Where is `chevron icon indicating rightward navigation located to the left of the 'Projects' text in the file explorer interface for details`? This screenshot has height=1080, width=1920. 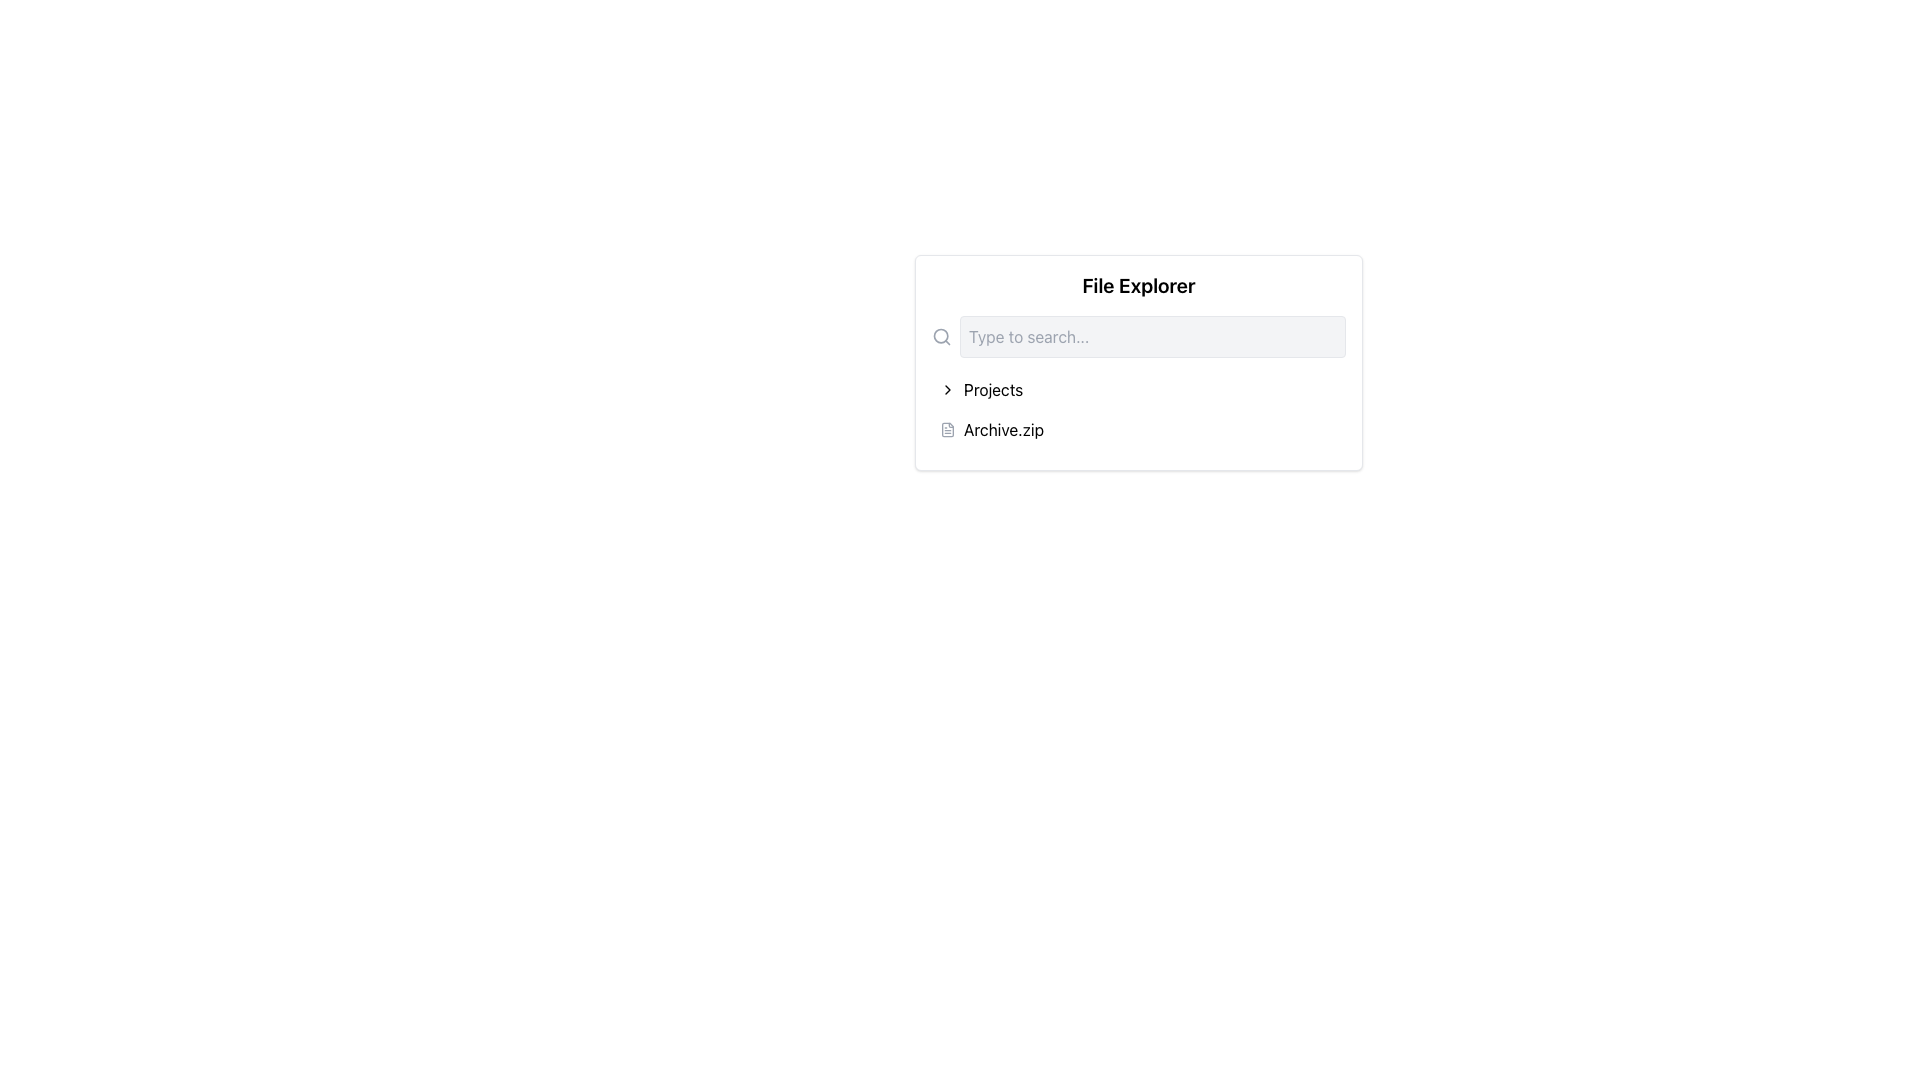 chevron icon indicating rightward navigation located to the left of the 'Projects' text in the file explorer interface for details is located at coordinates (947, 389).